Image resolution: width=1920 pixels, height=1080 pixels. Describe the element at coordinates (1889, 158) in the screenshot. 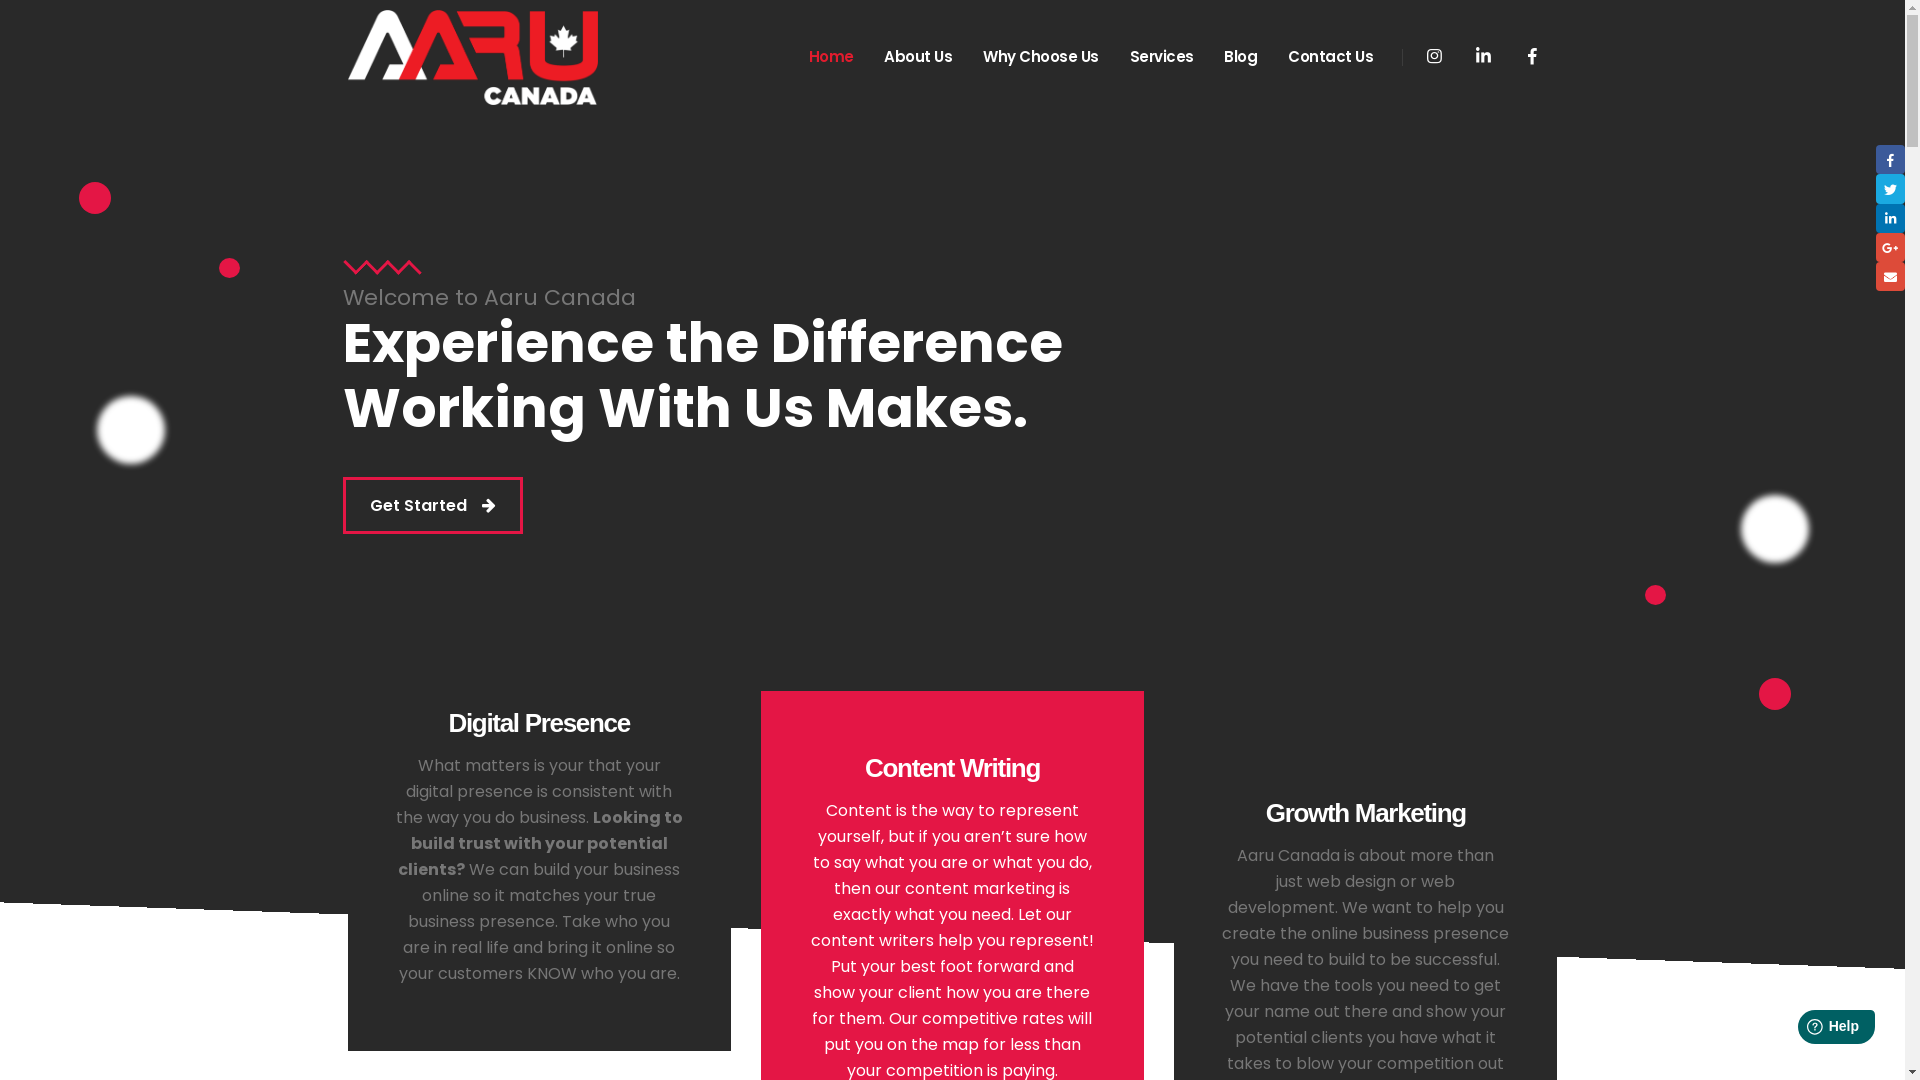

I see `'Facebook'` at that location.